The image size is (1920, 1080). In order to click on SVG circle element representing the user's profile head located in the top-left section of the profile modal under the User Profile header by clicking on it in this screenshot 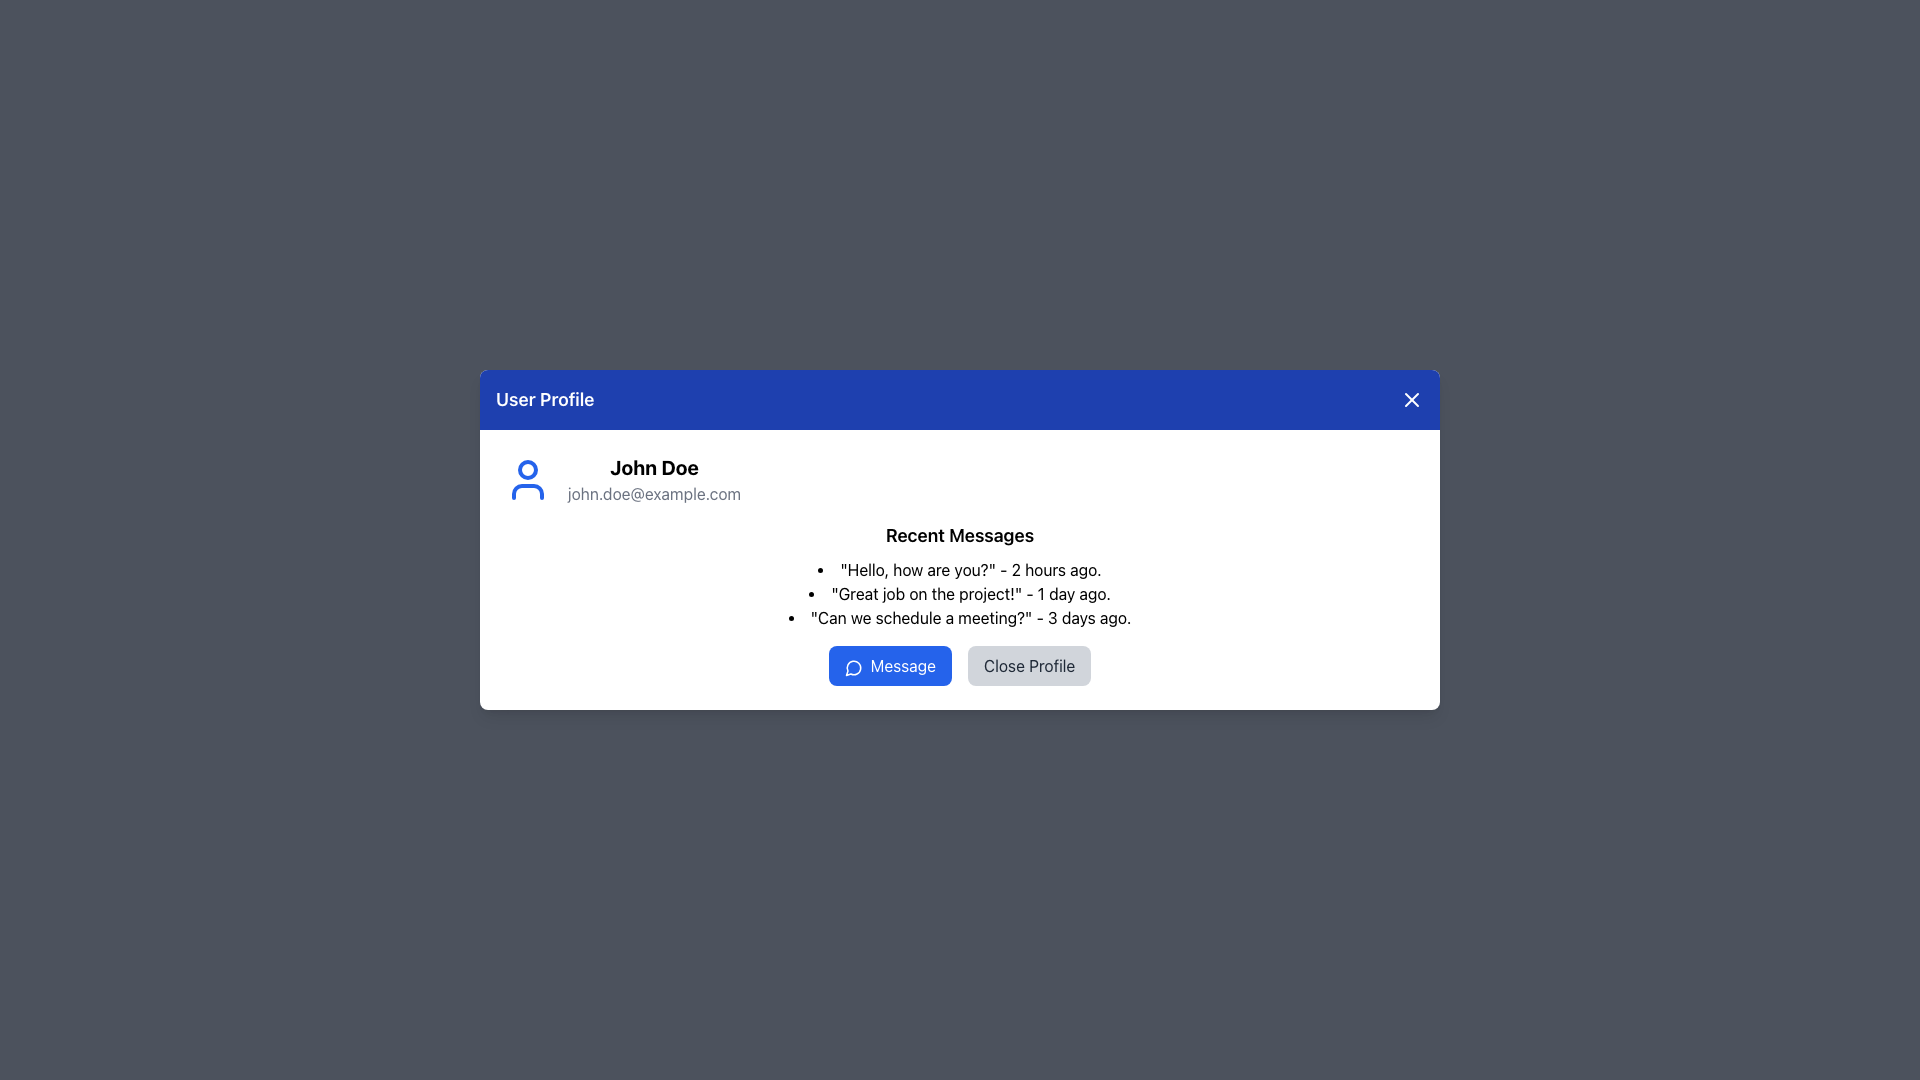, I will do `click(528, 470)`.